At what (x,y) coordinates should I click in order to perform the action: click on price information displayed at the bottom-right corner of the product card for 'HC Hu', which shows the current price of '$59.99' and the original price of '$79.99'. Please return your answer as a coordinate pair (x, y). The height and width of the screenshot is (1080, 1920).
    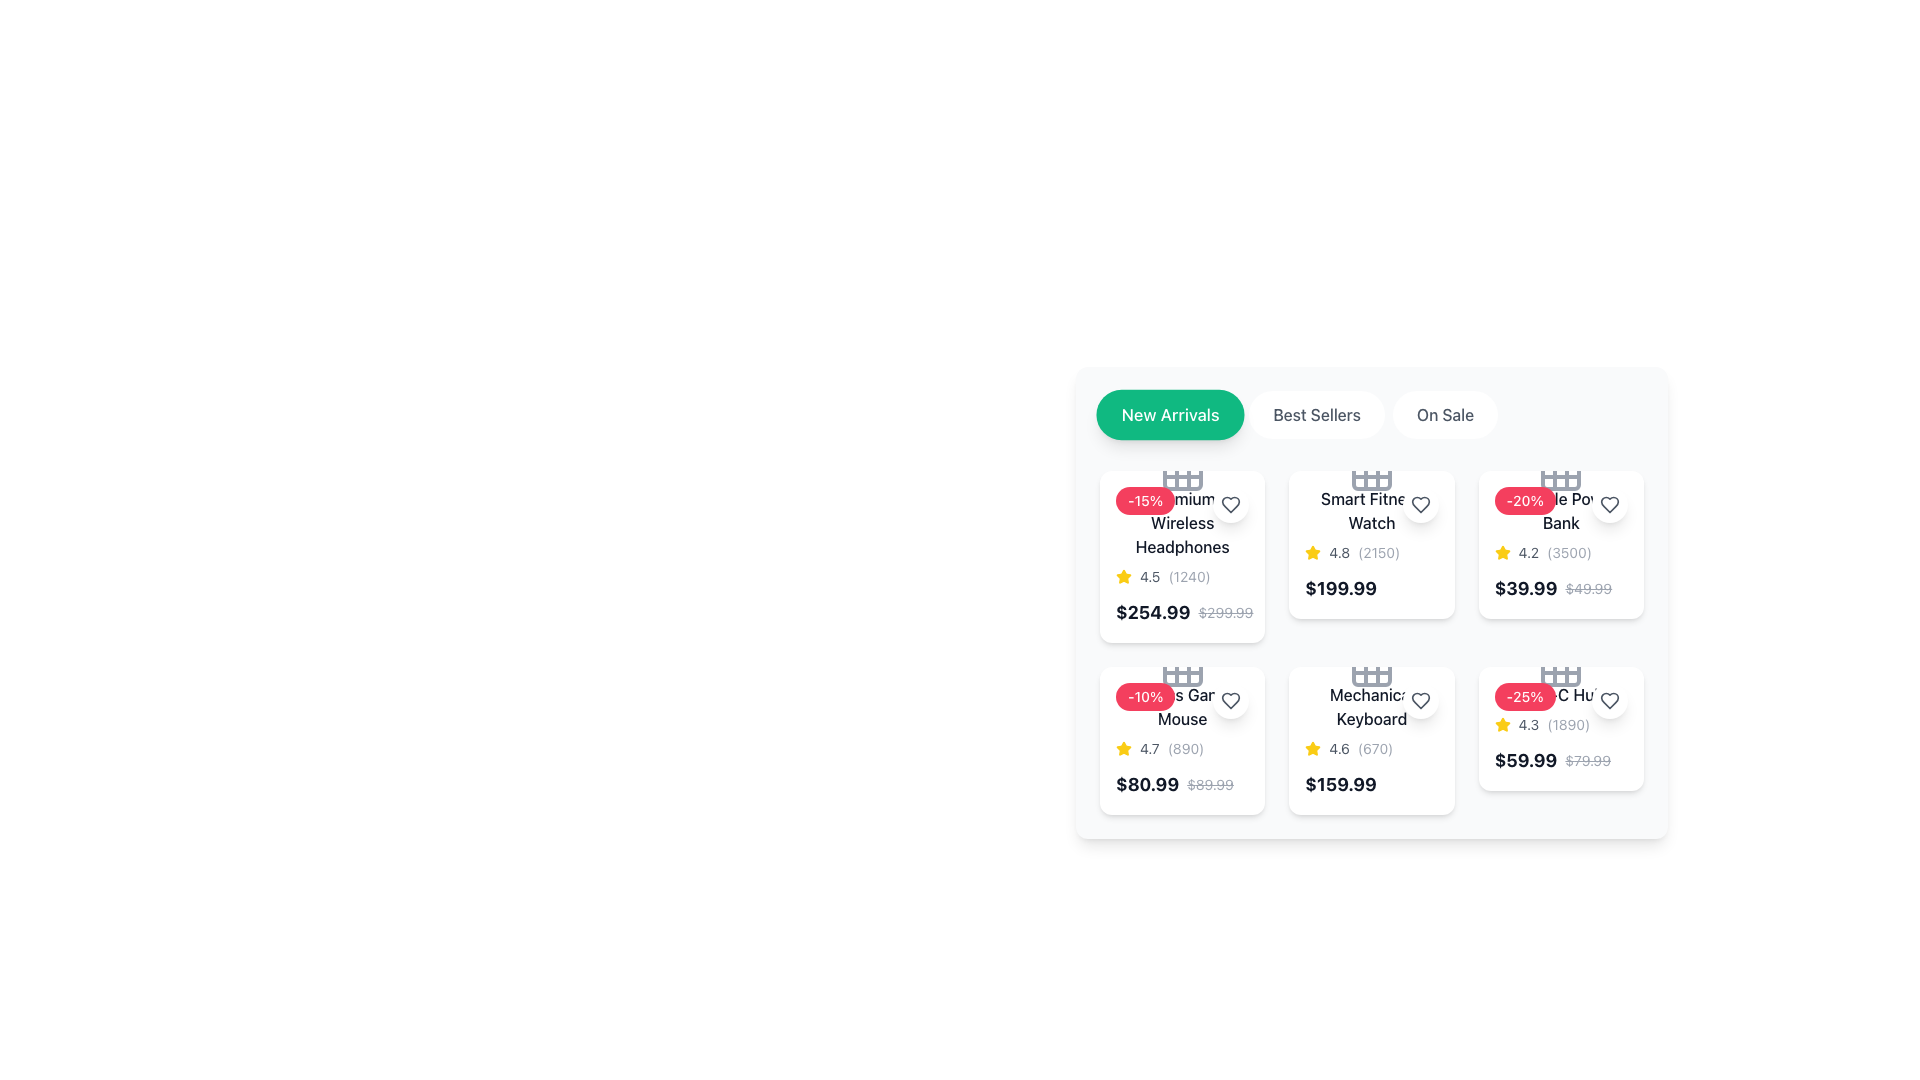
    Looking at the image, I should click on (1551, 760).